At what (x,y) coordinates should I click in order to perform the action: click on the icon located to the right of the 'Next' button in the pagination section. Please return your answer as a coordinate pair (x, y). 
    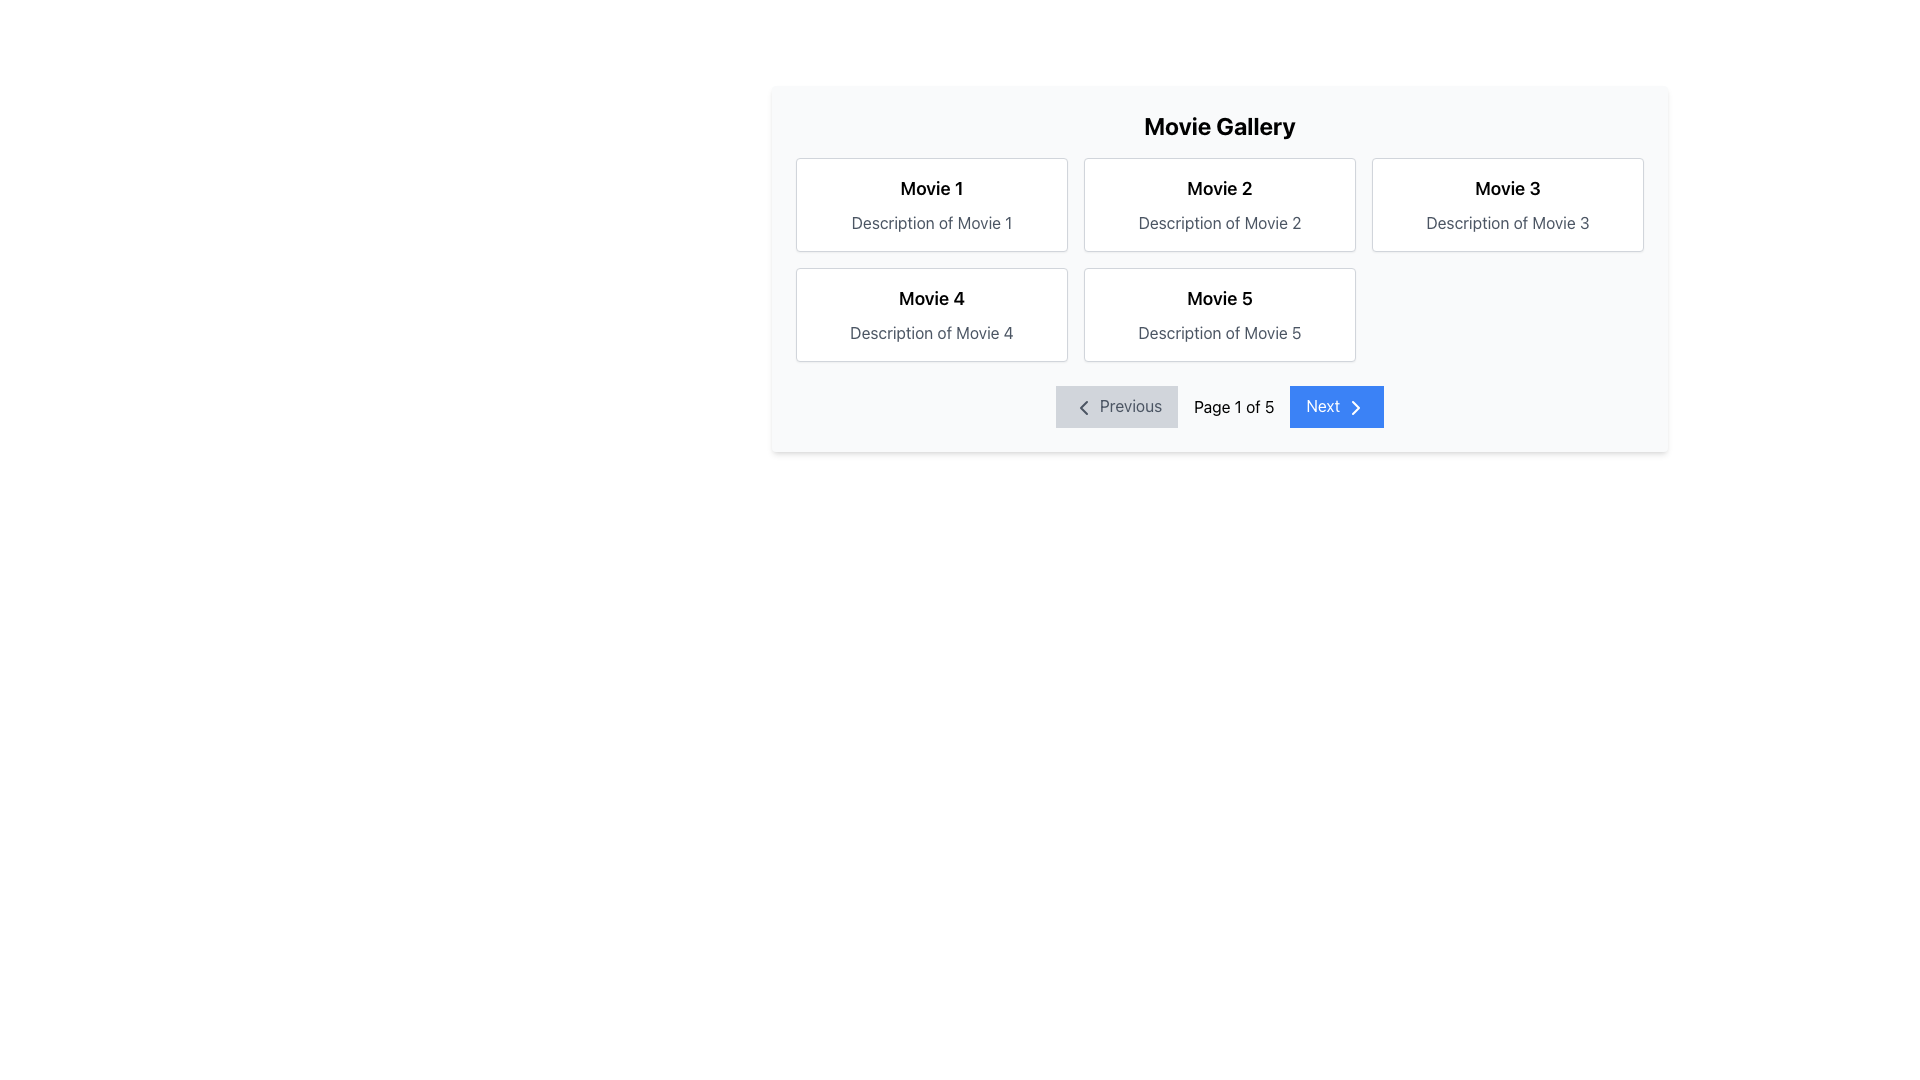
    Looking at the image, I should click on (1356, 406).